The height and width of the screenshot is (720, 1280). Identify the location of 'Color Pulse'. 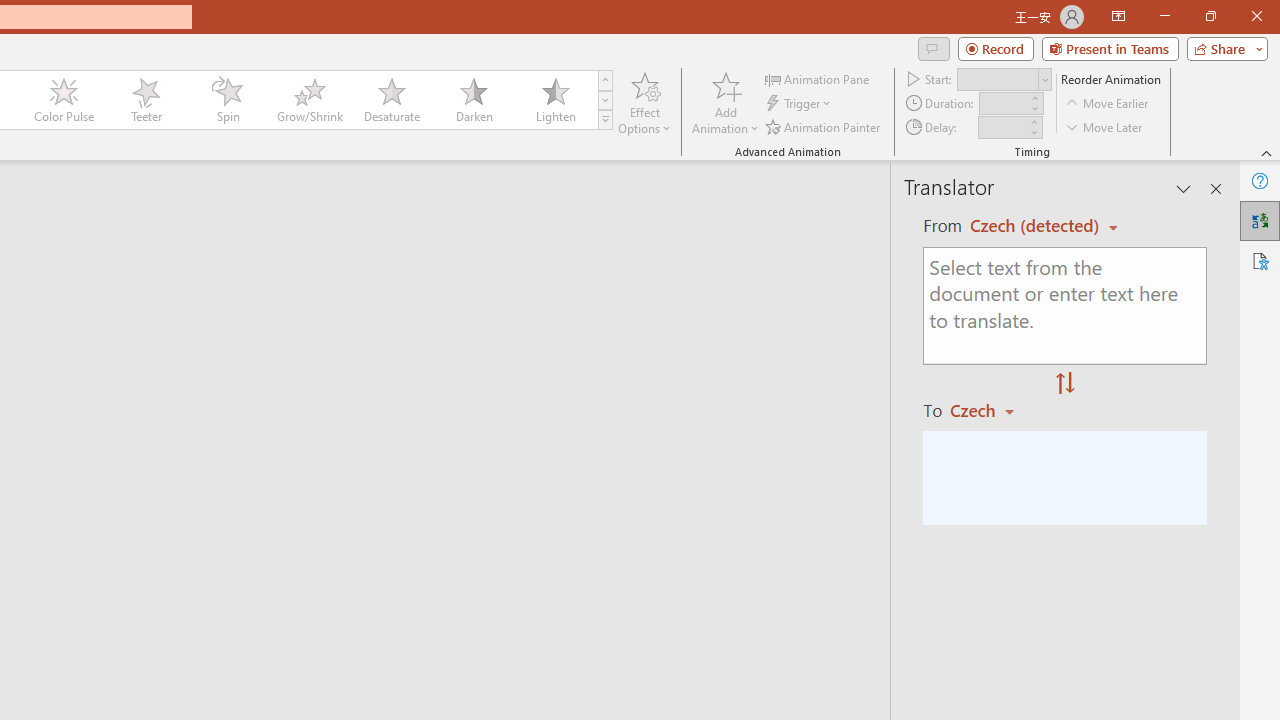
(64, 100).